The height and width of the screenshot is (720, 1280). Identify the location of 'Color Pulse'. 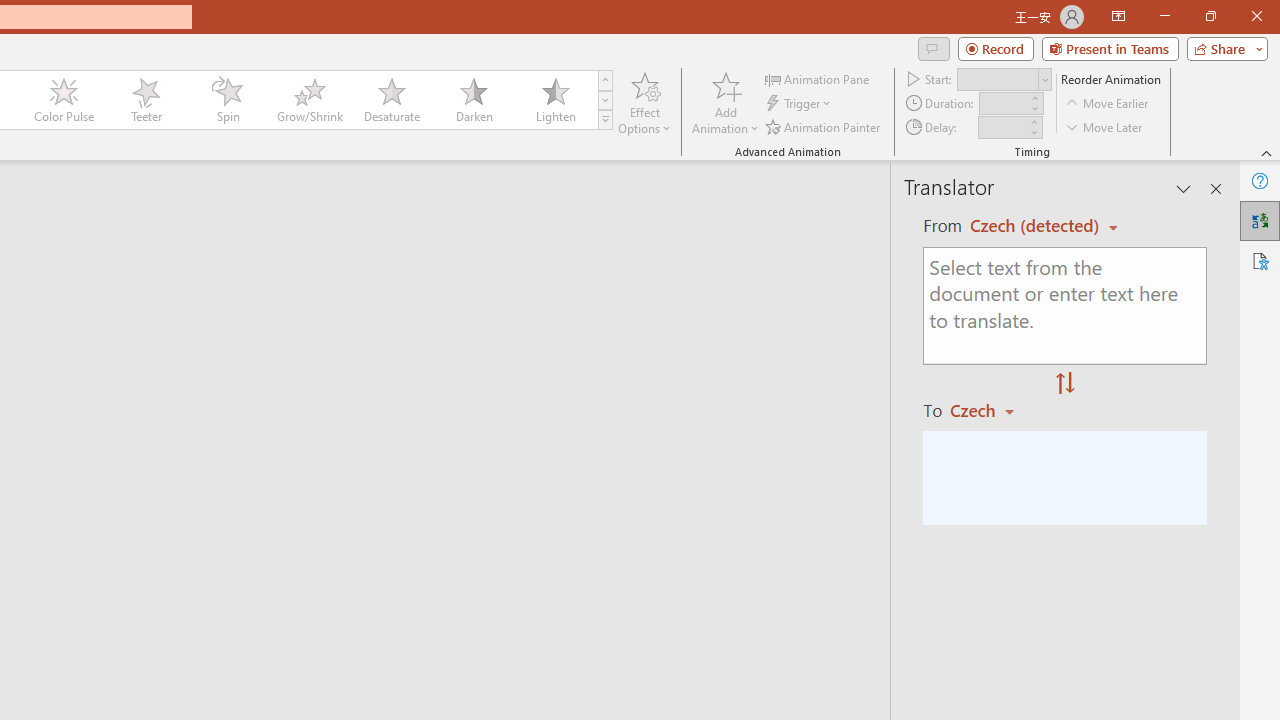
(64, 100).